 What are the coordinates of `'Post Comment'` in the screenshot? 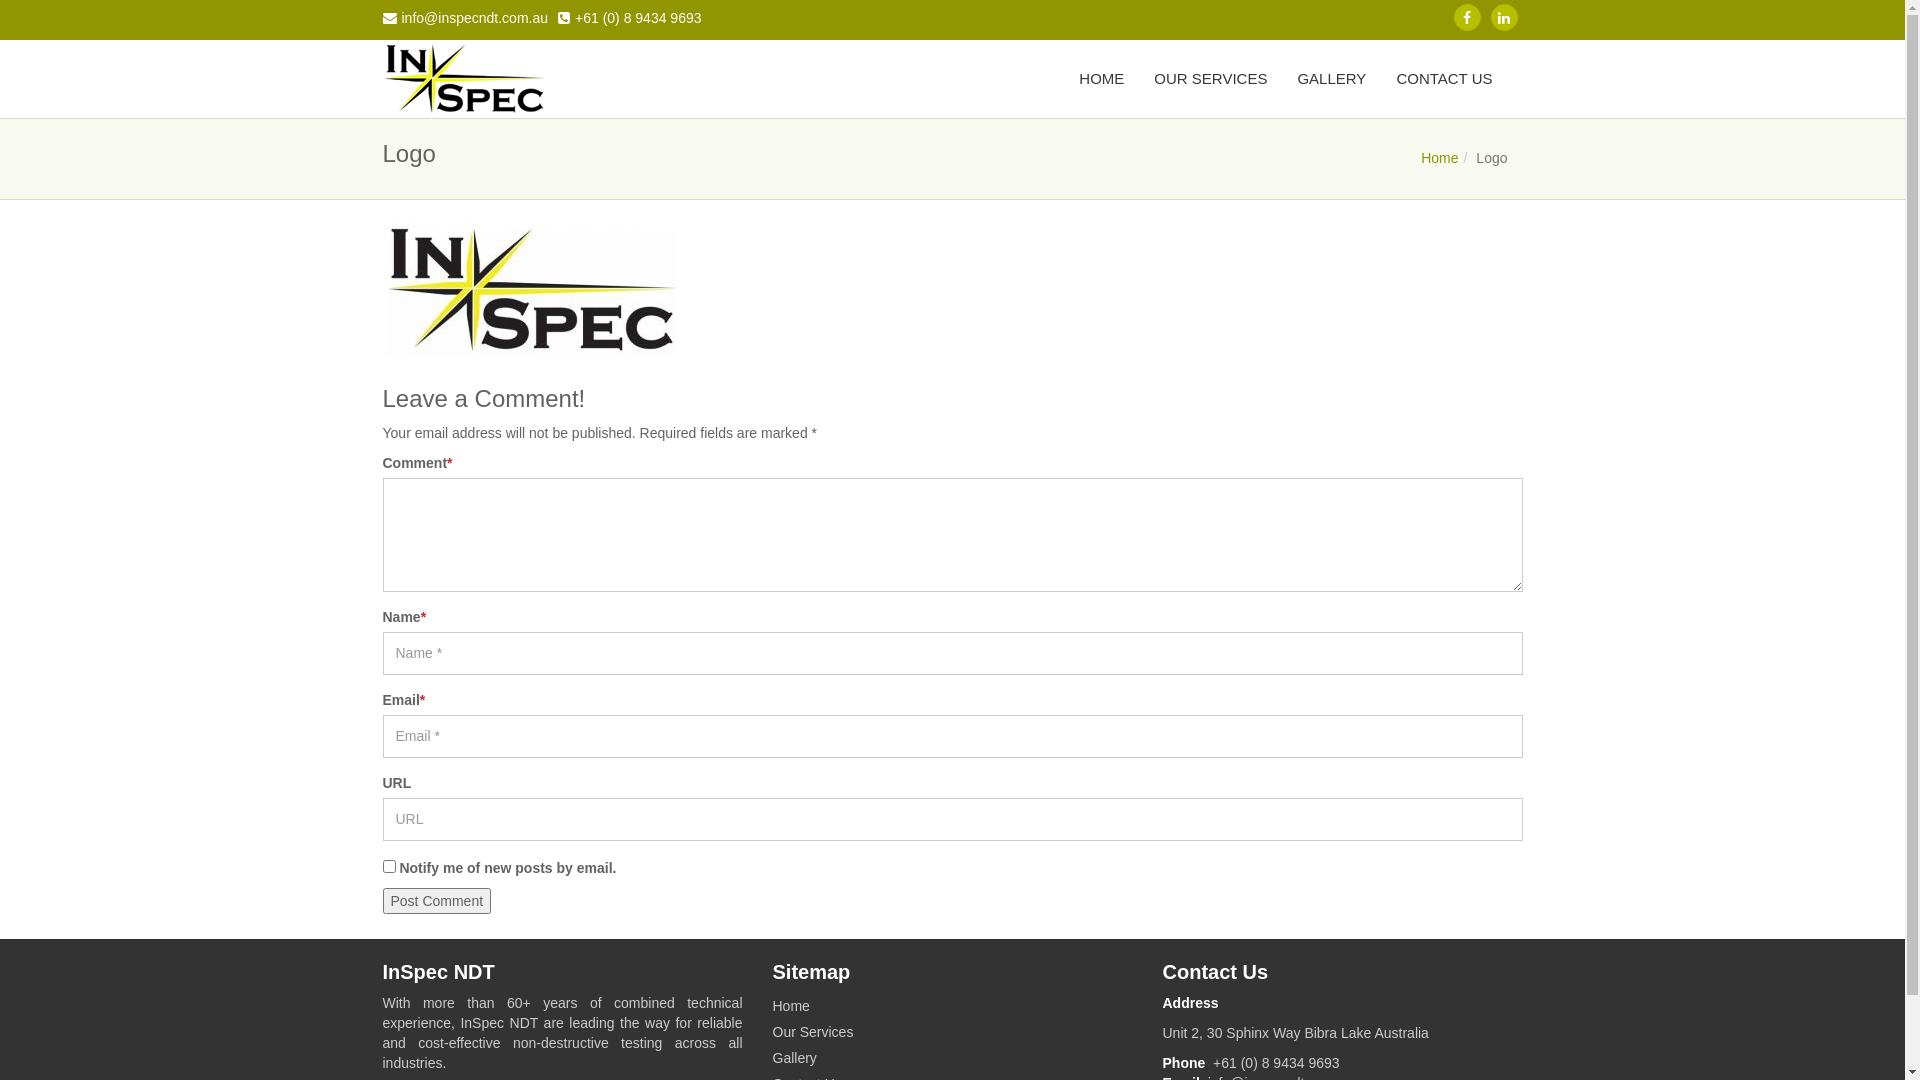 It's located at (435, 901).